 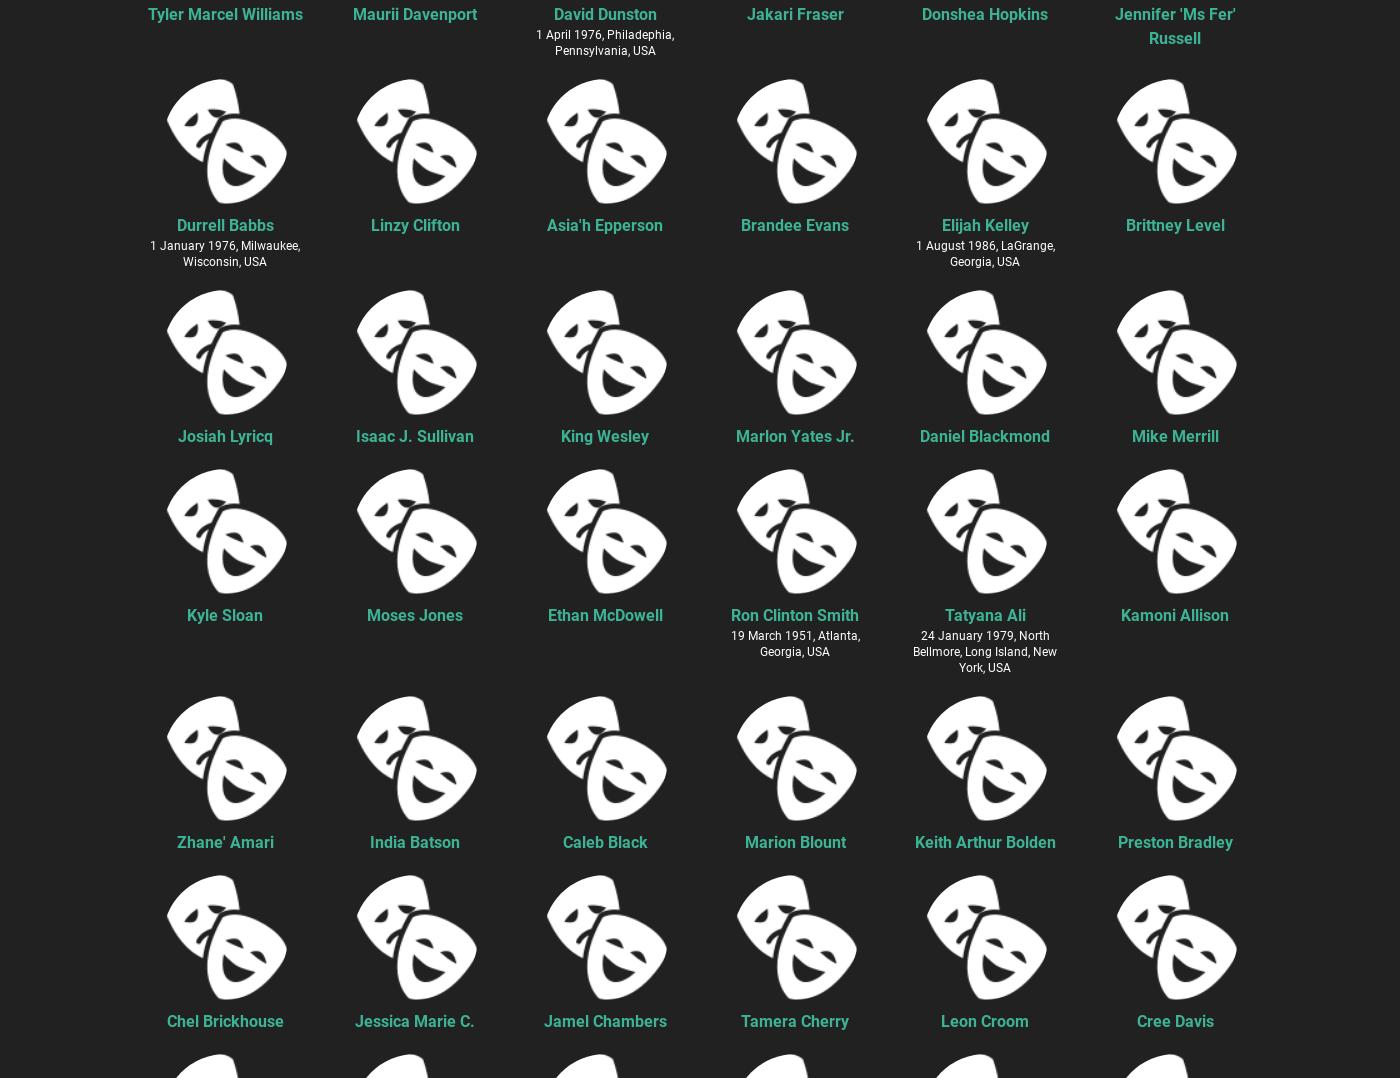 What do you see at coordinates (984, 841) in the screenshot?
I see `'Keith Arthur Bolden'` at bounding box center [984, 841].